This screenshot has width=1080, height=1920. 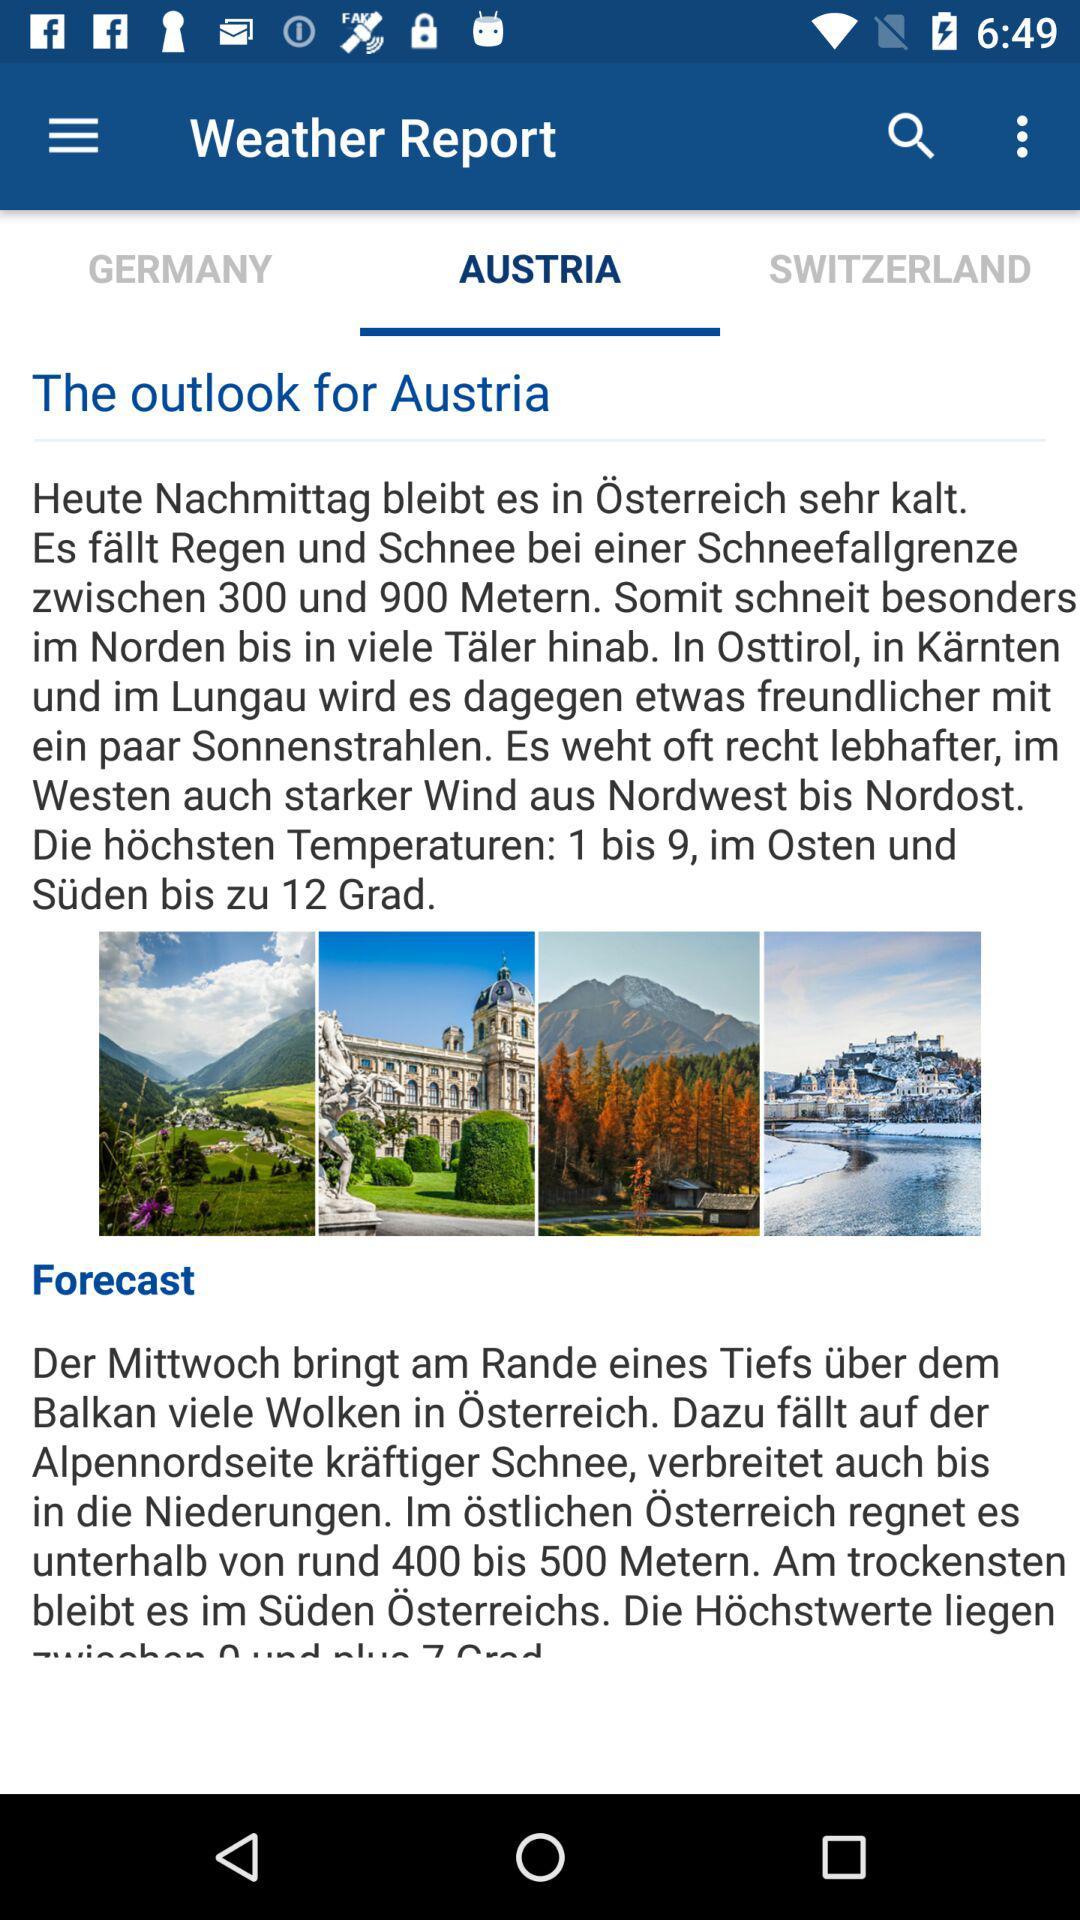 What do you see at coordinates (898, 272) in the screenshot?
I see `the switzerland` at bounding box center [898, 272].